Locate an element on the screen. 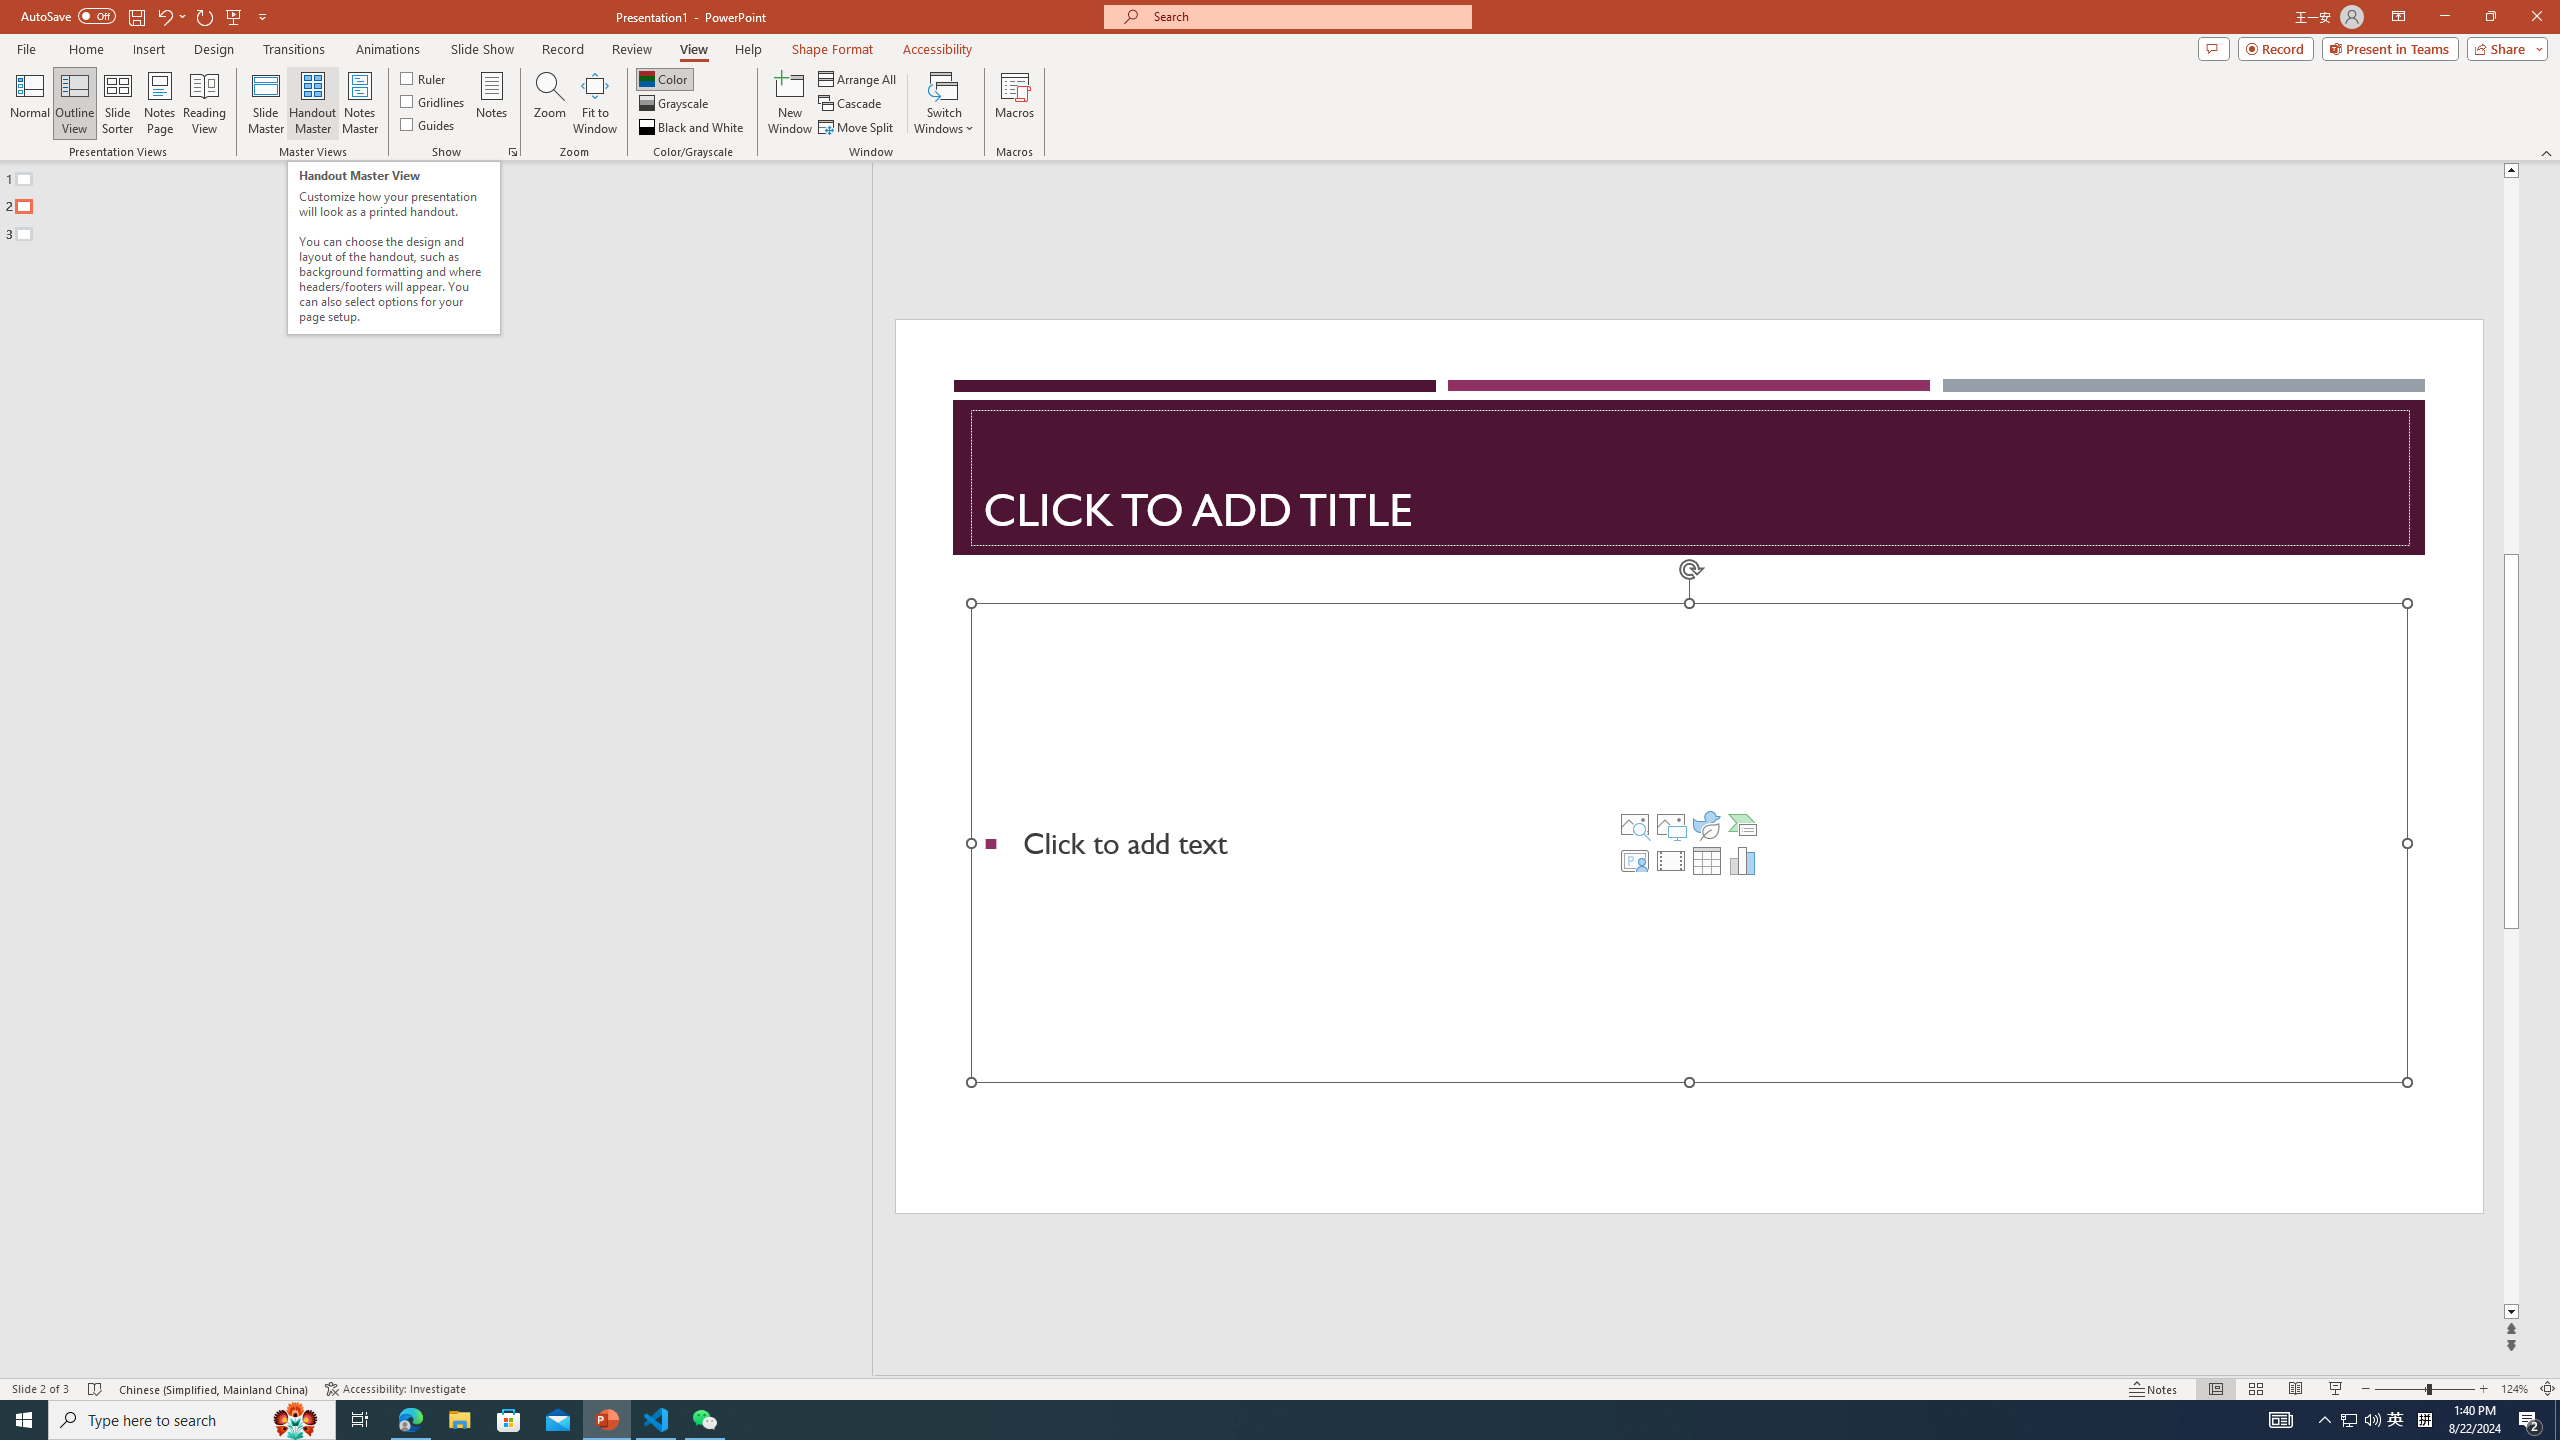  'Slide Master' is located at coordinates (265, 103).